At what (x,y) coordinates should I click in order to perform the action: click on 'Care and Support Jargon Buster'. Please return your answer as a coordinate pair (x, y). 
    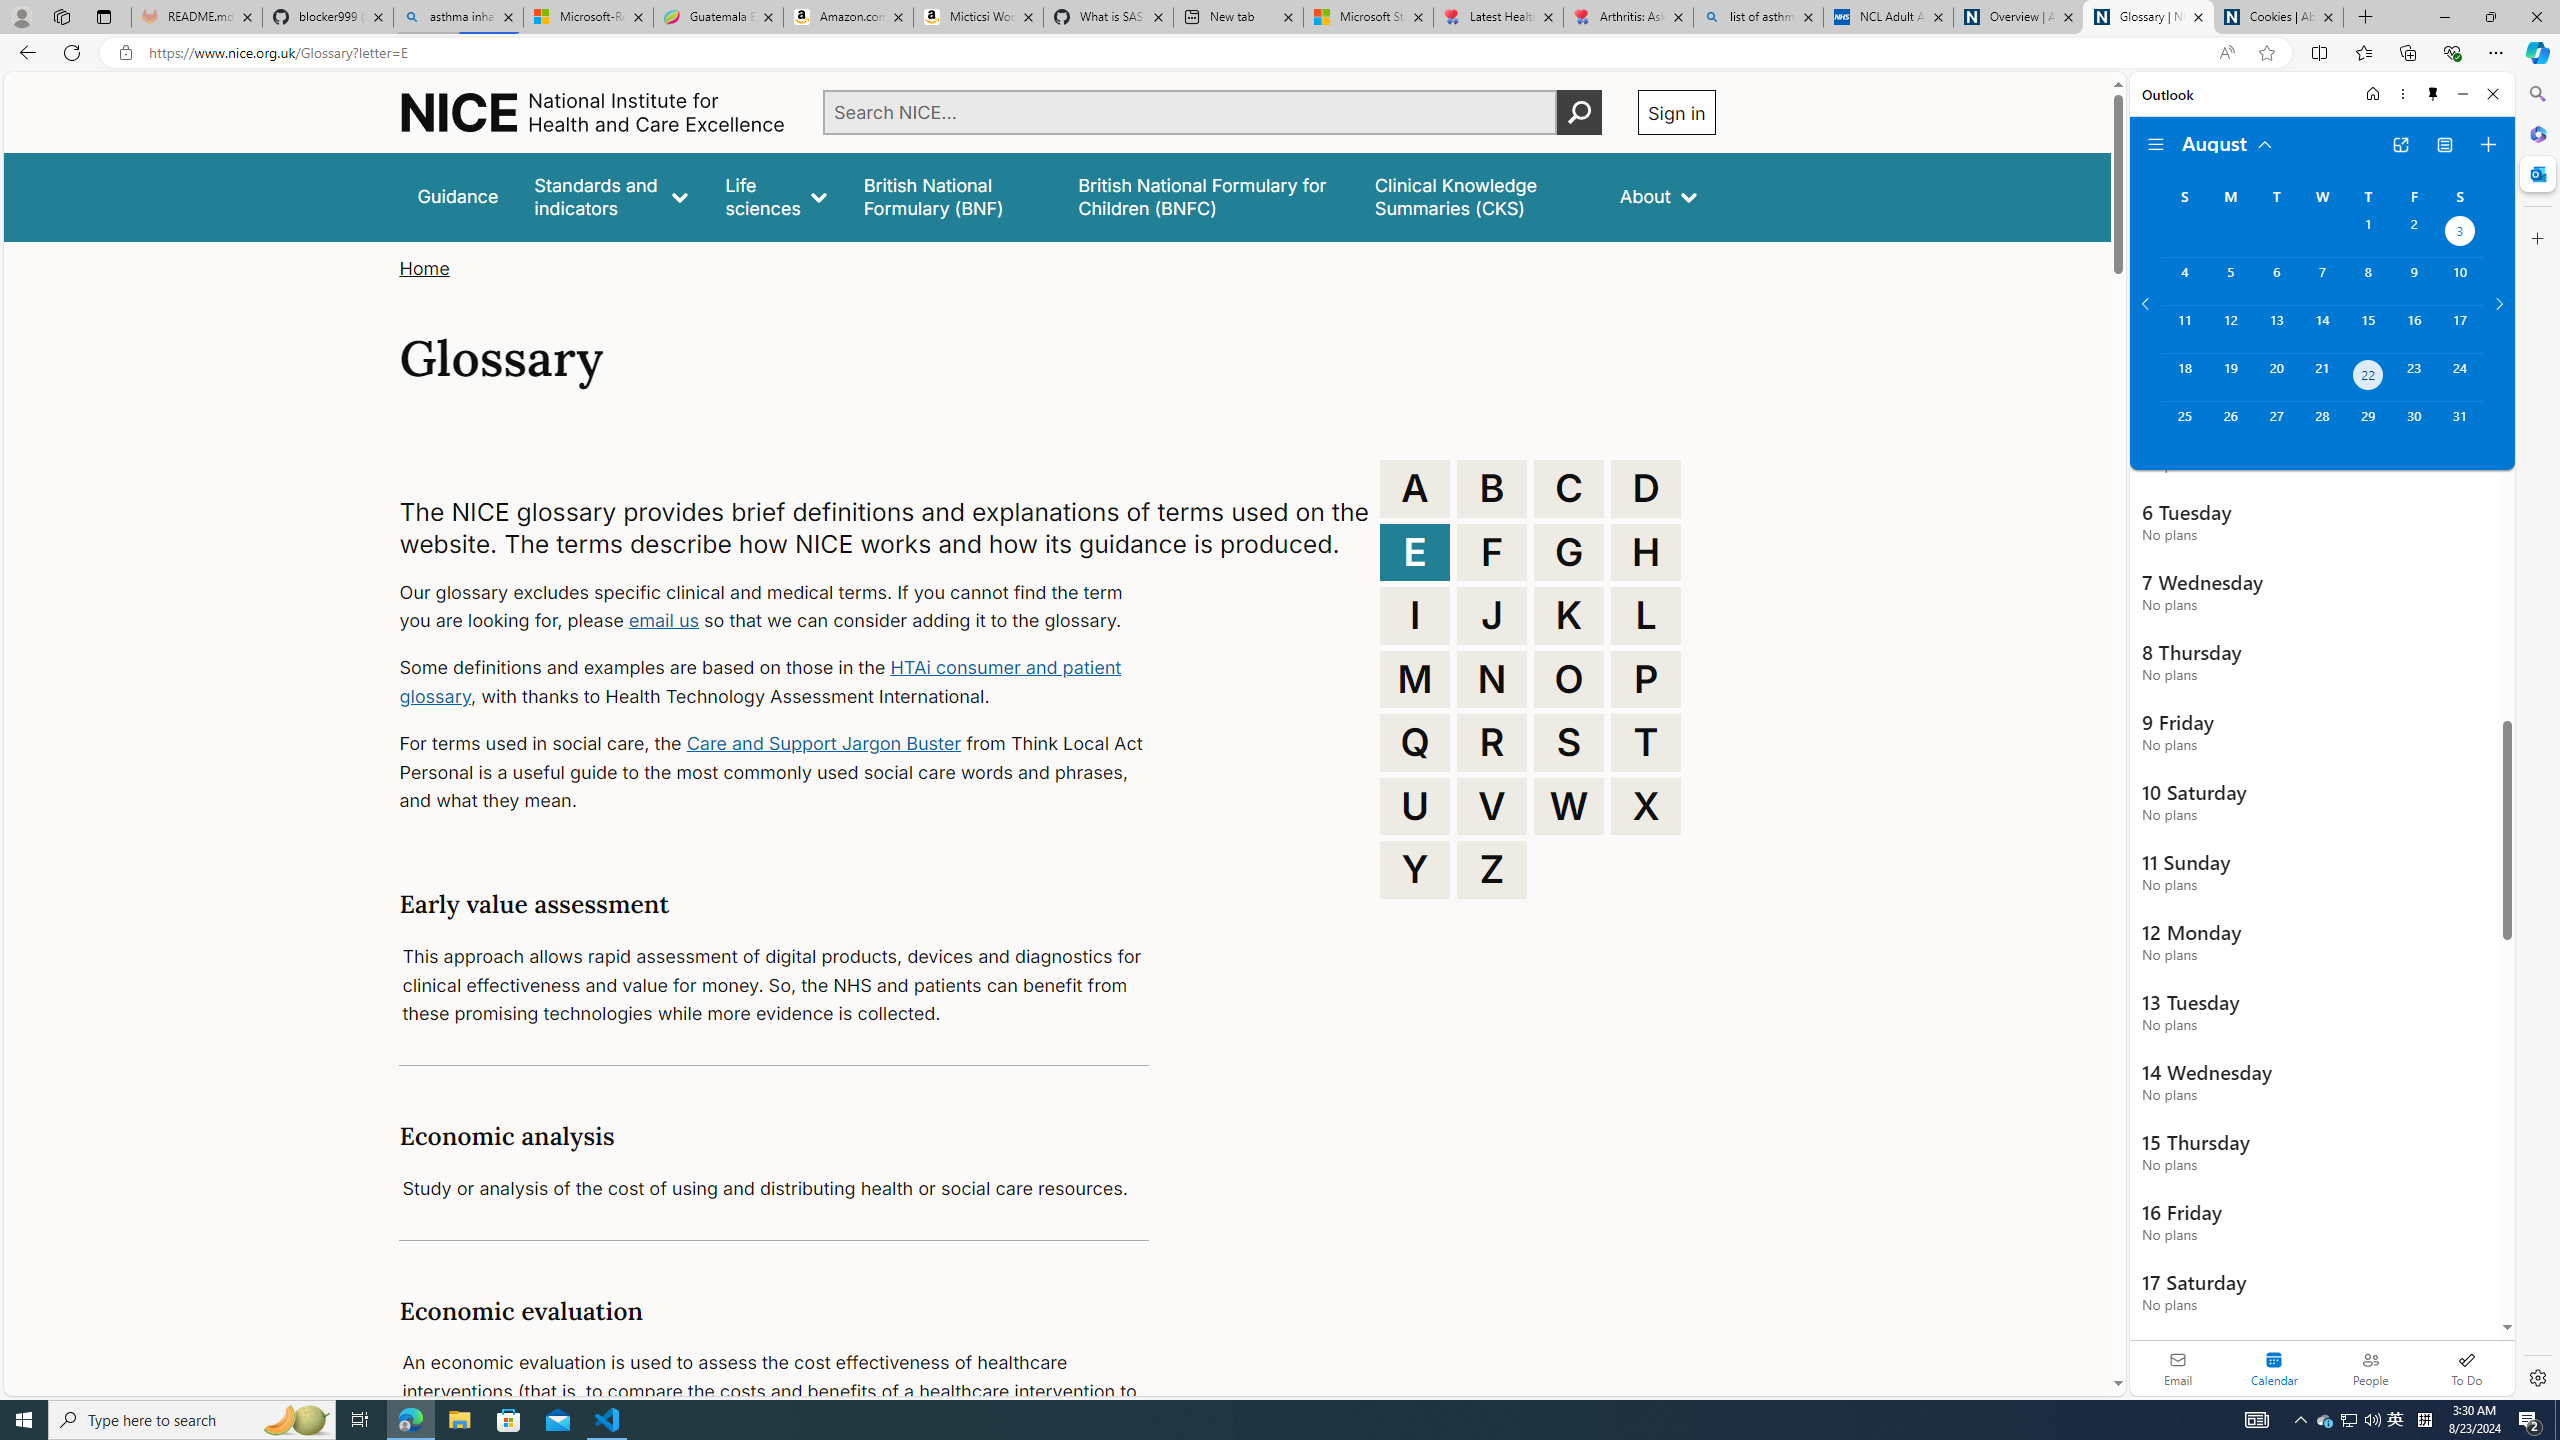
    Looking at the image, I should click on (823, 742).